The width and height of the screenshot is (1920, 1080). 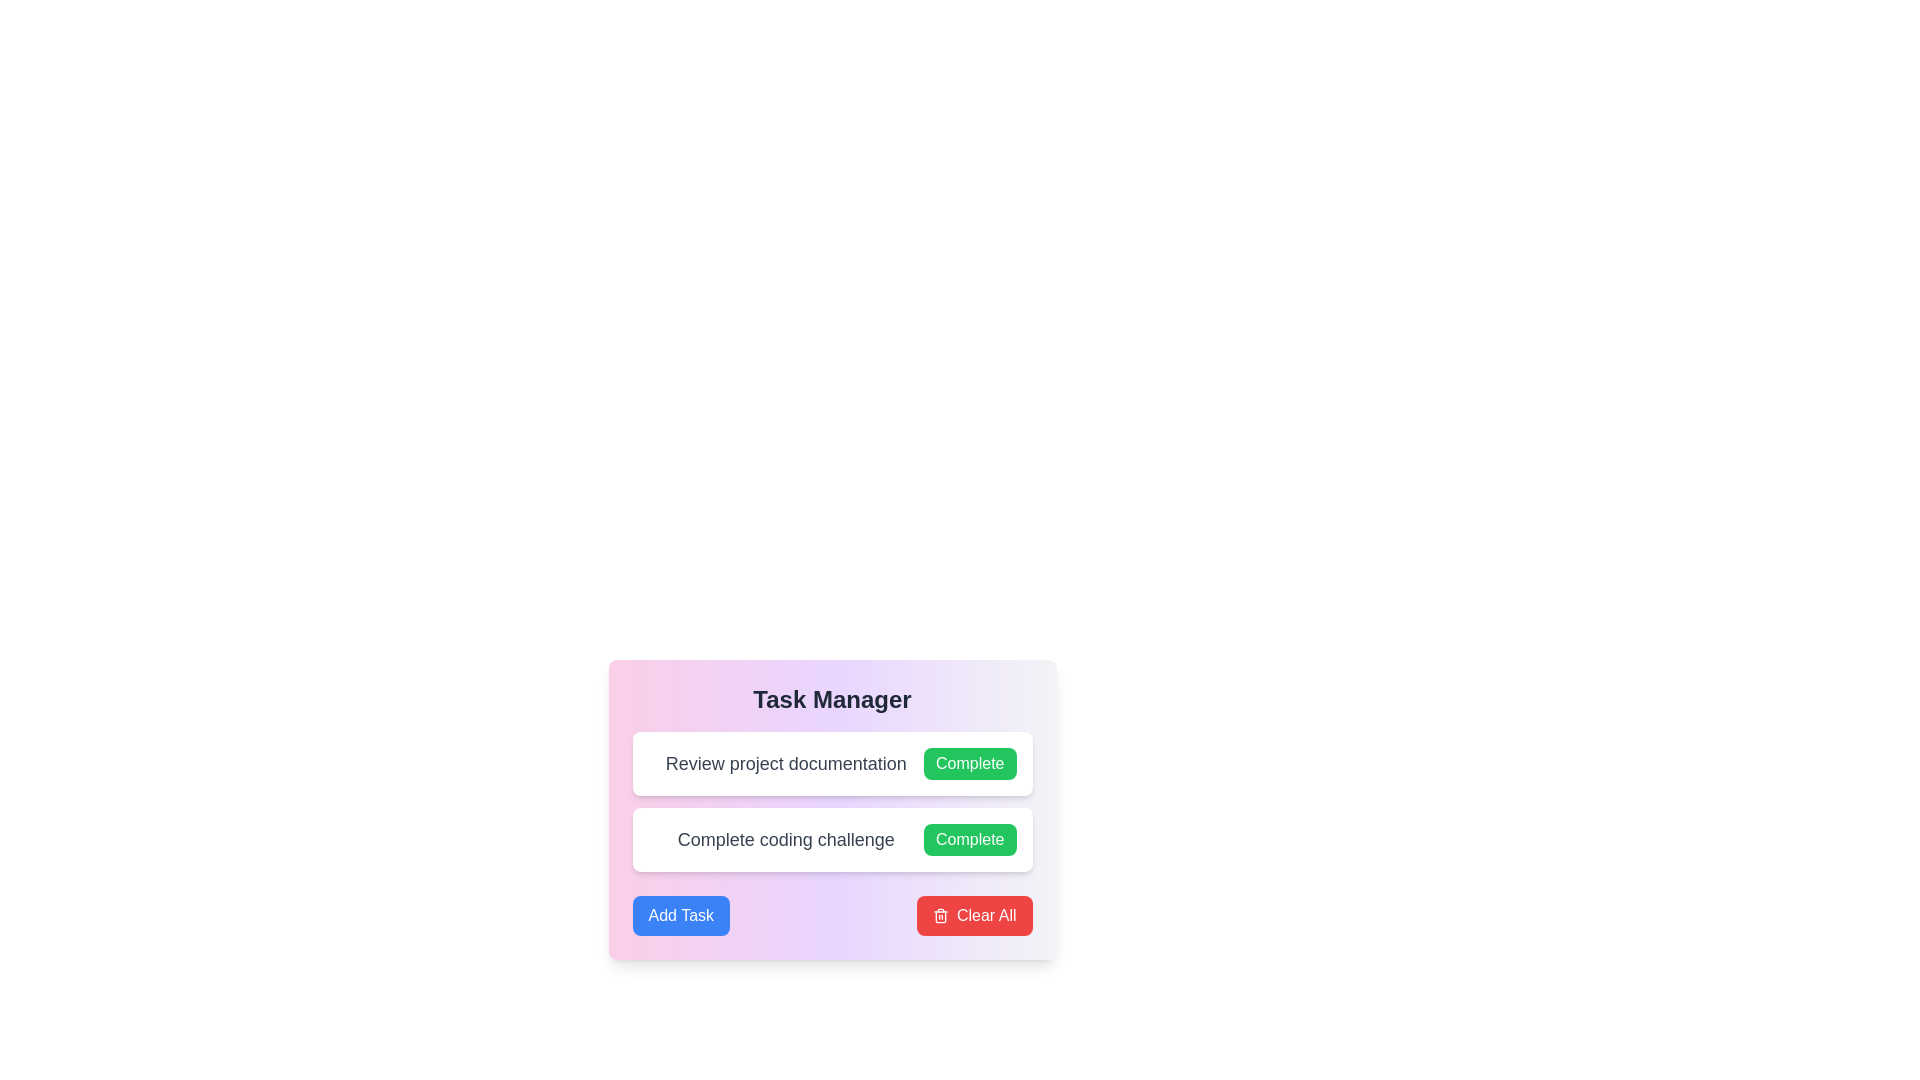 I want to click on the green 'Complete' button located in the bottom row of the task card in the task manager interface, so click(x=969, y=840).